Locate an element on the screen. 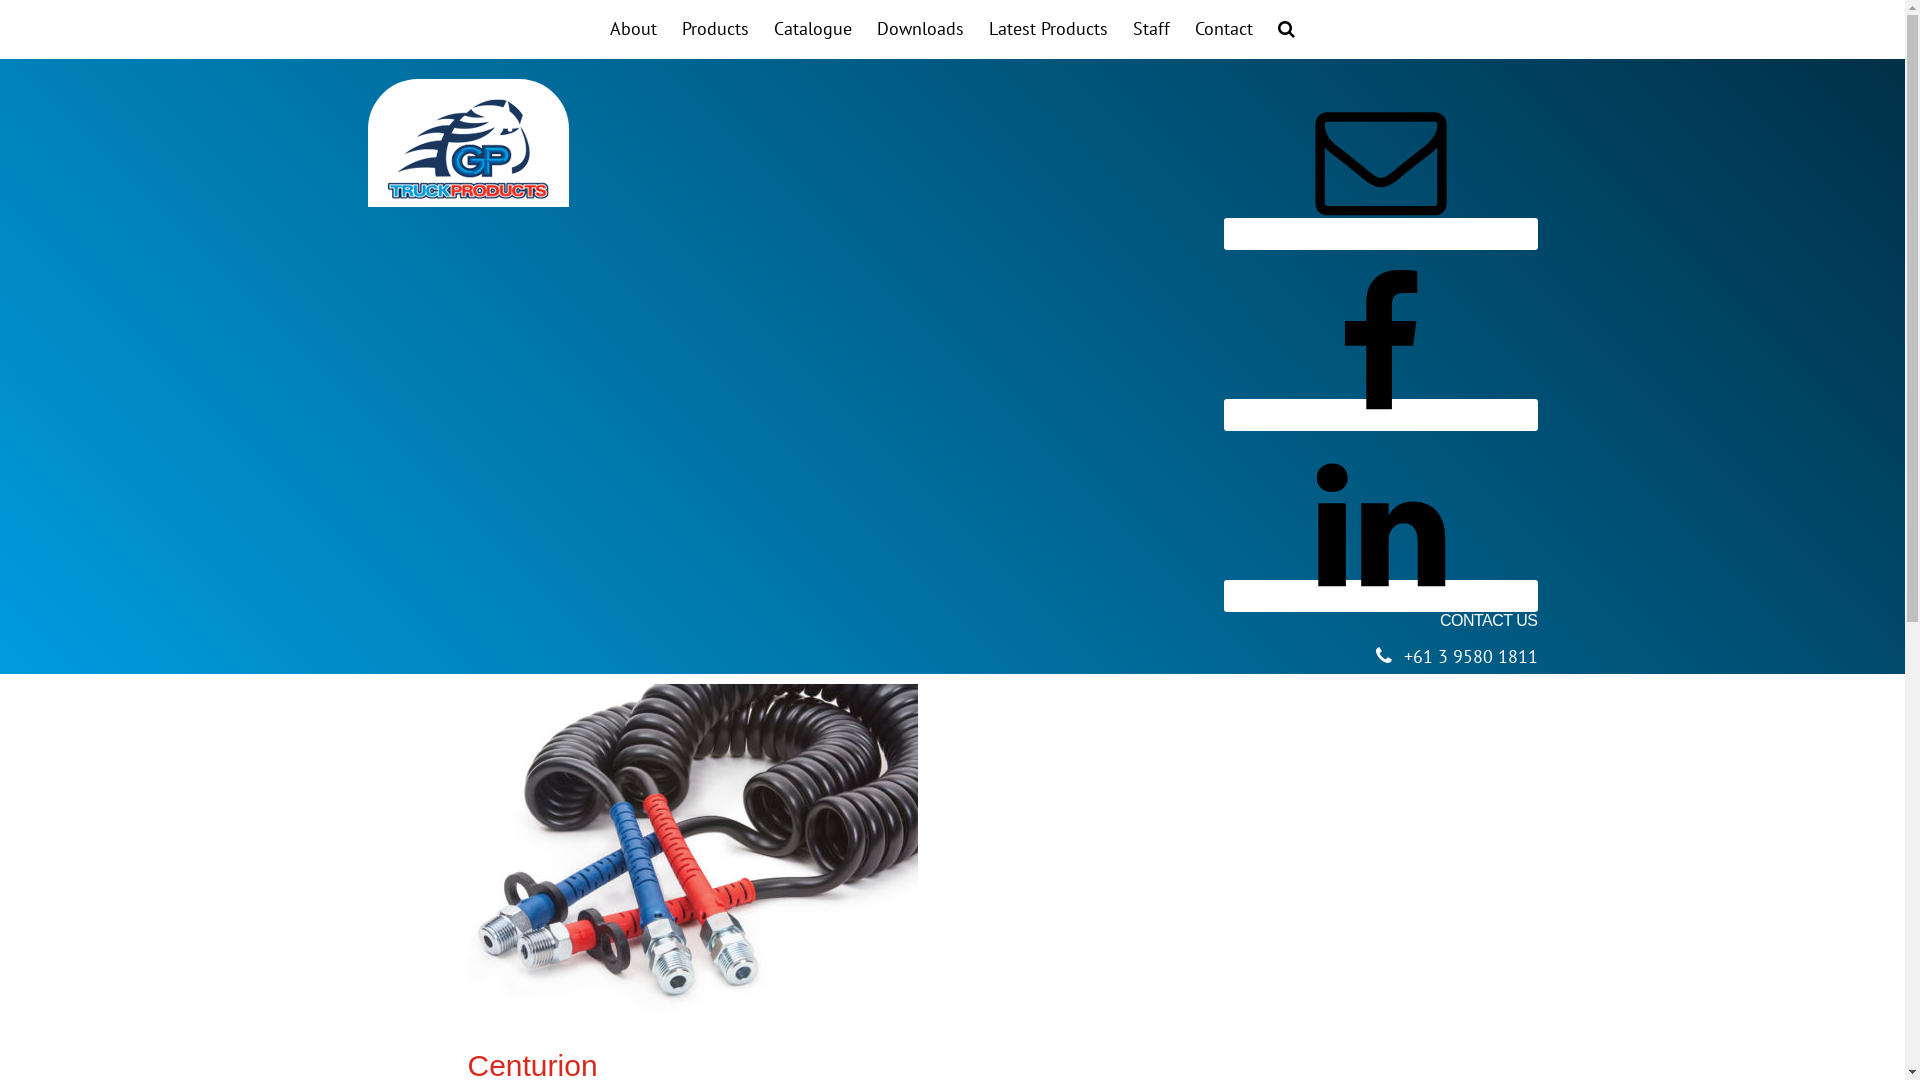 Image resolution: width=1920 pixels, height=1080 pixels. 'GP TRUCK PRODUCTS' is located at coordinates (467, 148).